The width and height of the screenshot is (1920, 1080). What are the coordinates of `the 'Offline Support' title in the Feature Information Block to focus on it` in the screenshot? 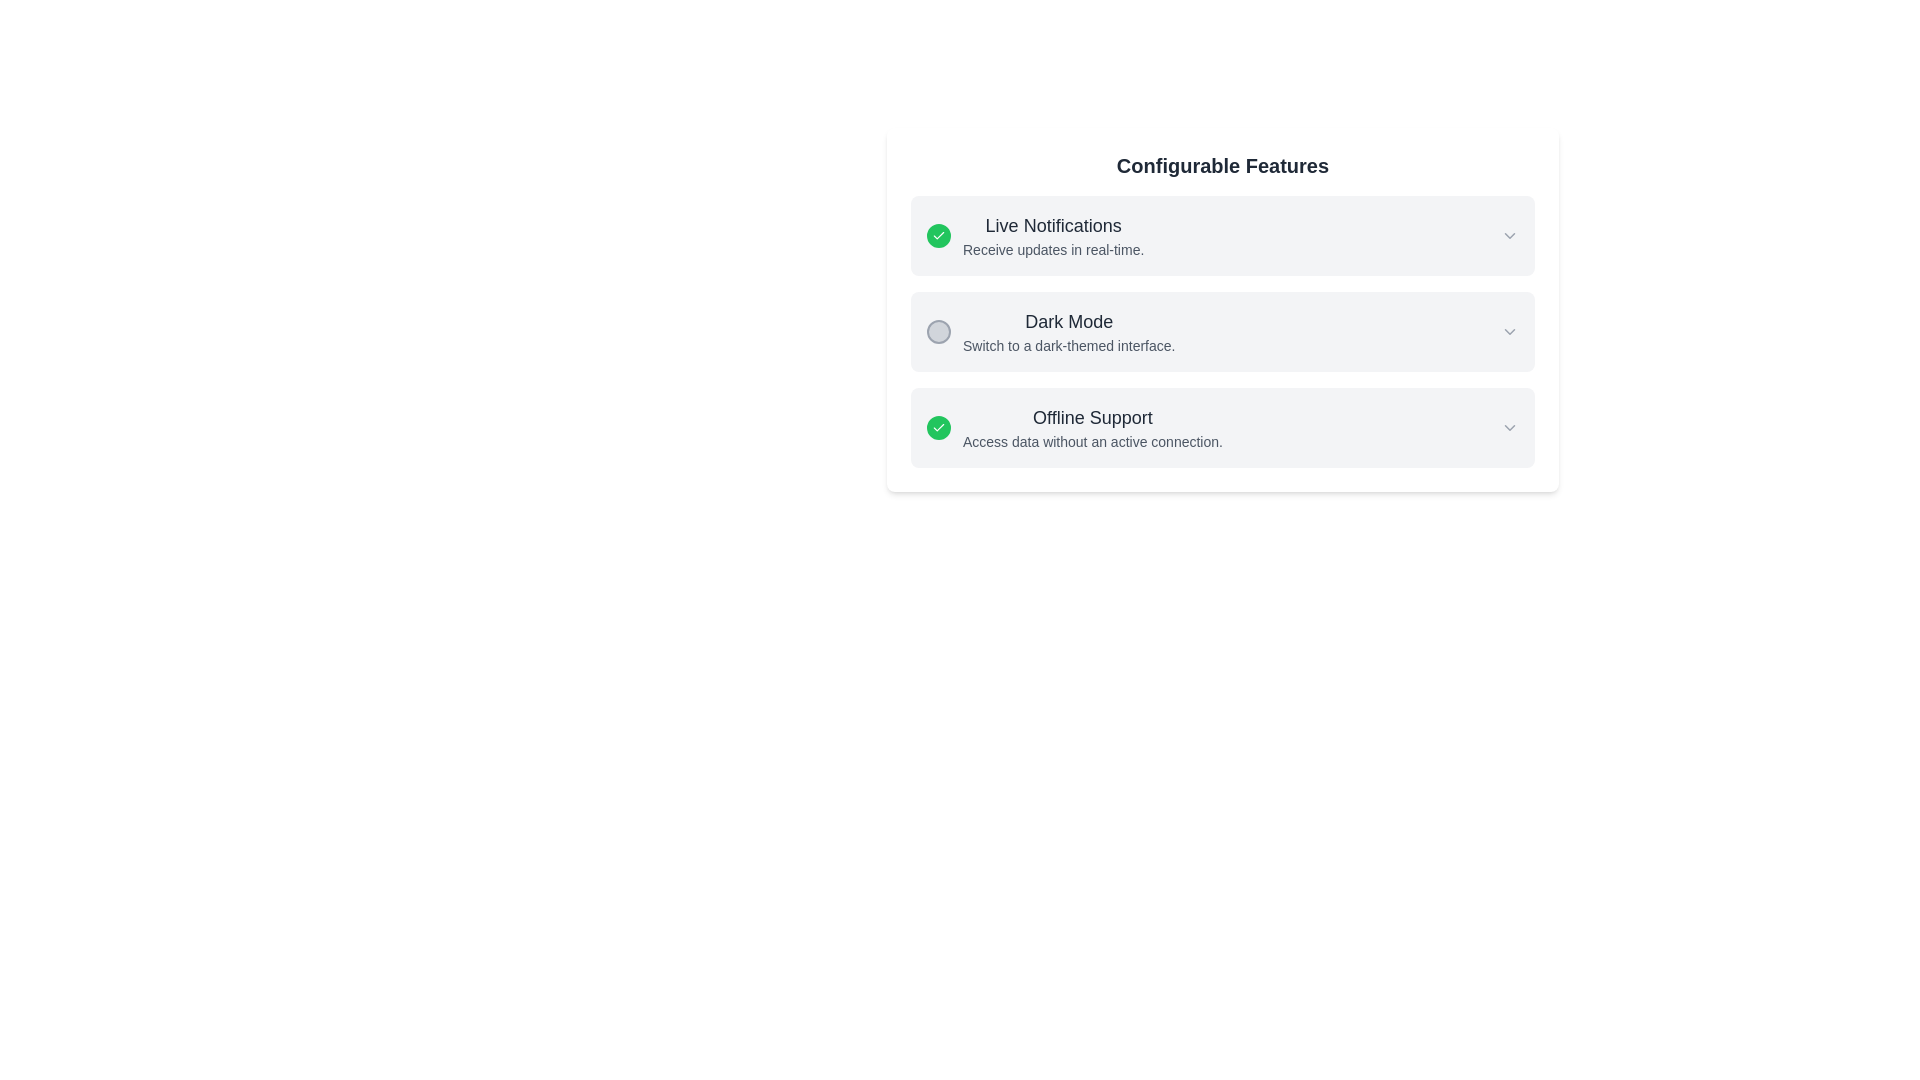 It's located at (1092, 427).